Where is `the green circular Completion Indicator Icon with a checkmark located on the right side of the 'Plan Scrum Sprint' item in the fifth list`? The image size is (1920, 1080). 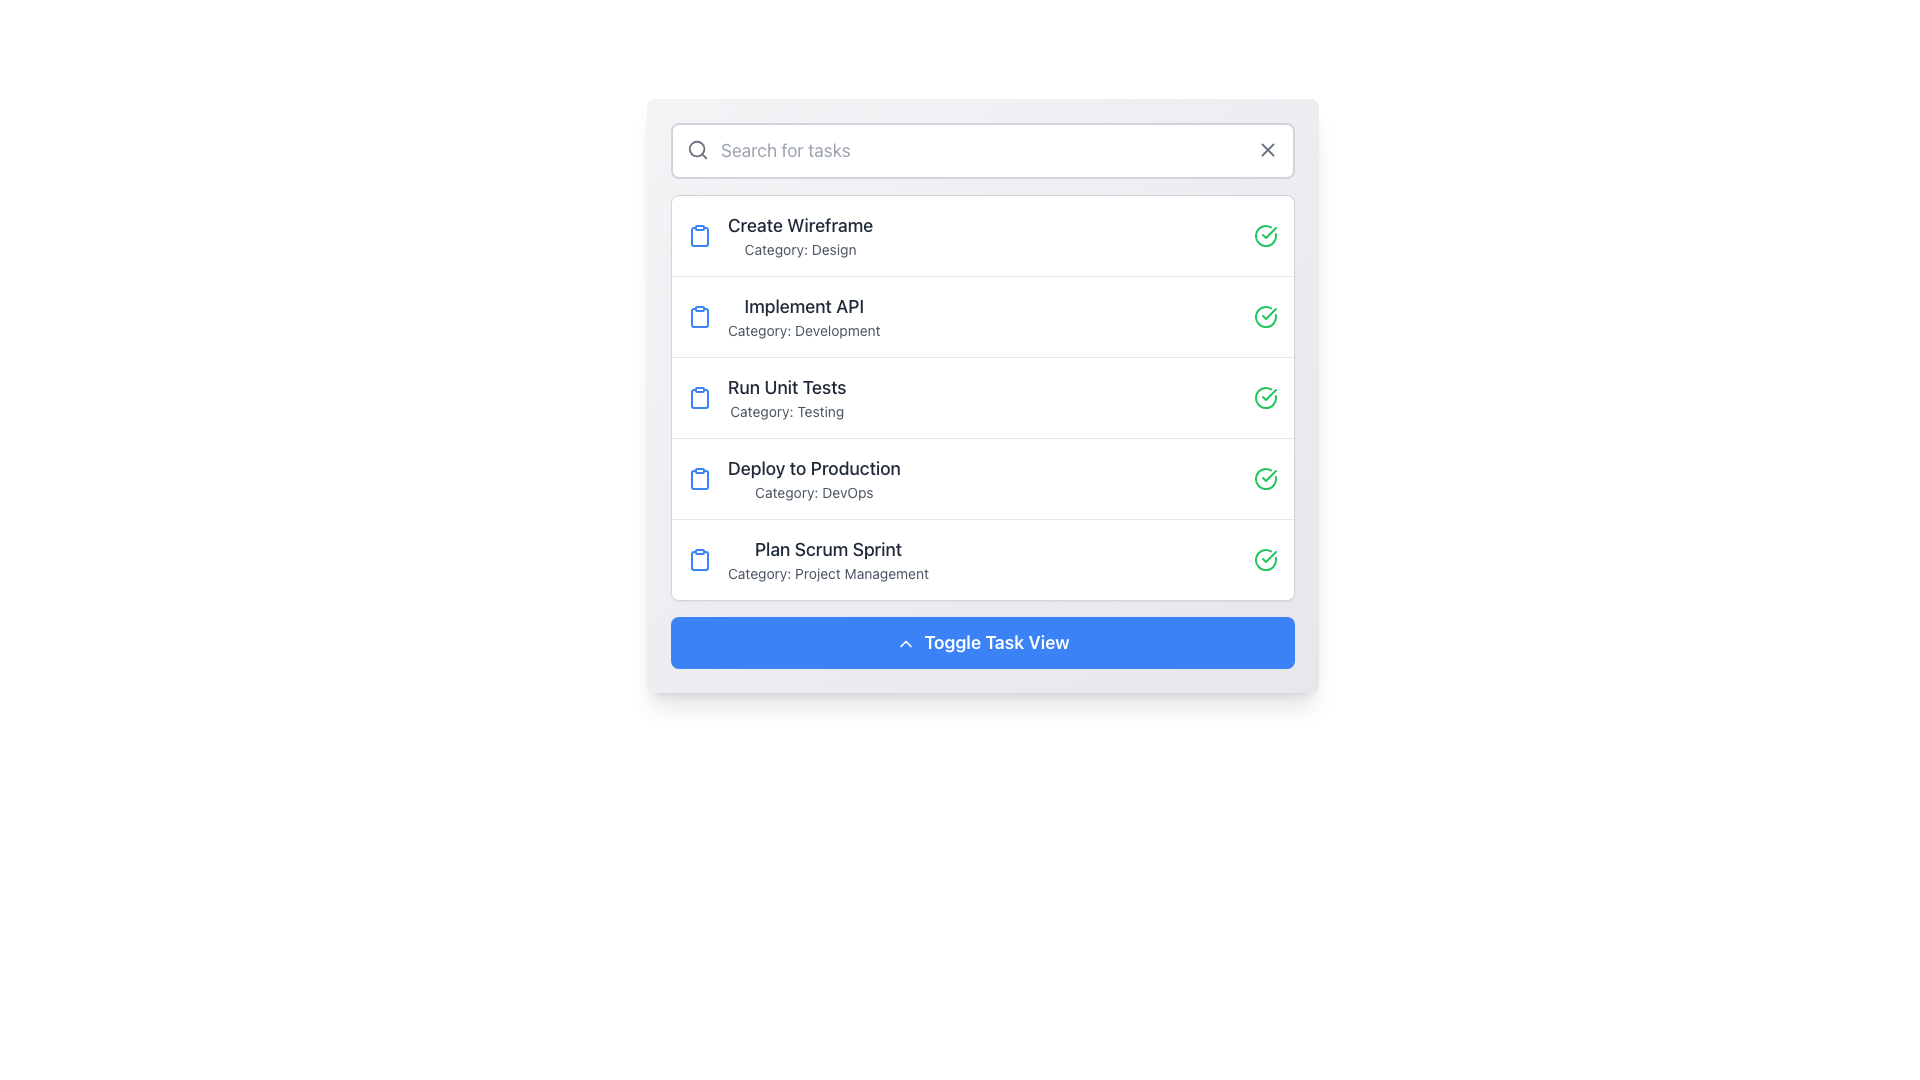
the green circular Completion Indicator Icon with a checkmark located on the right side of the 'Plan Scrum Sprint' item in the fifth list is located at coordinates (1265, 559).